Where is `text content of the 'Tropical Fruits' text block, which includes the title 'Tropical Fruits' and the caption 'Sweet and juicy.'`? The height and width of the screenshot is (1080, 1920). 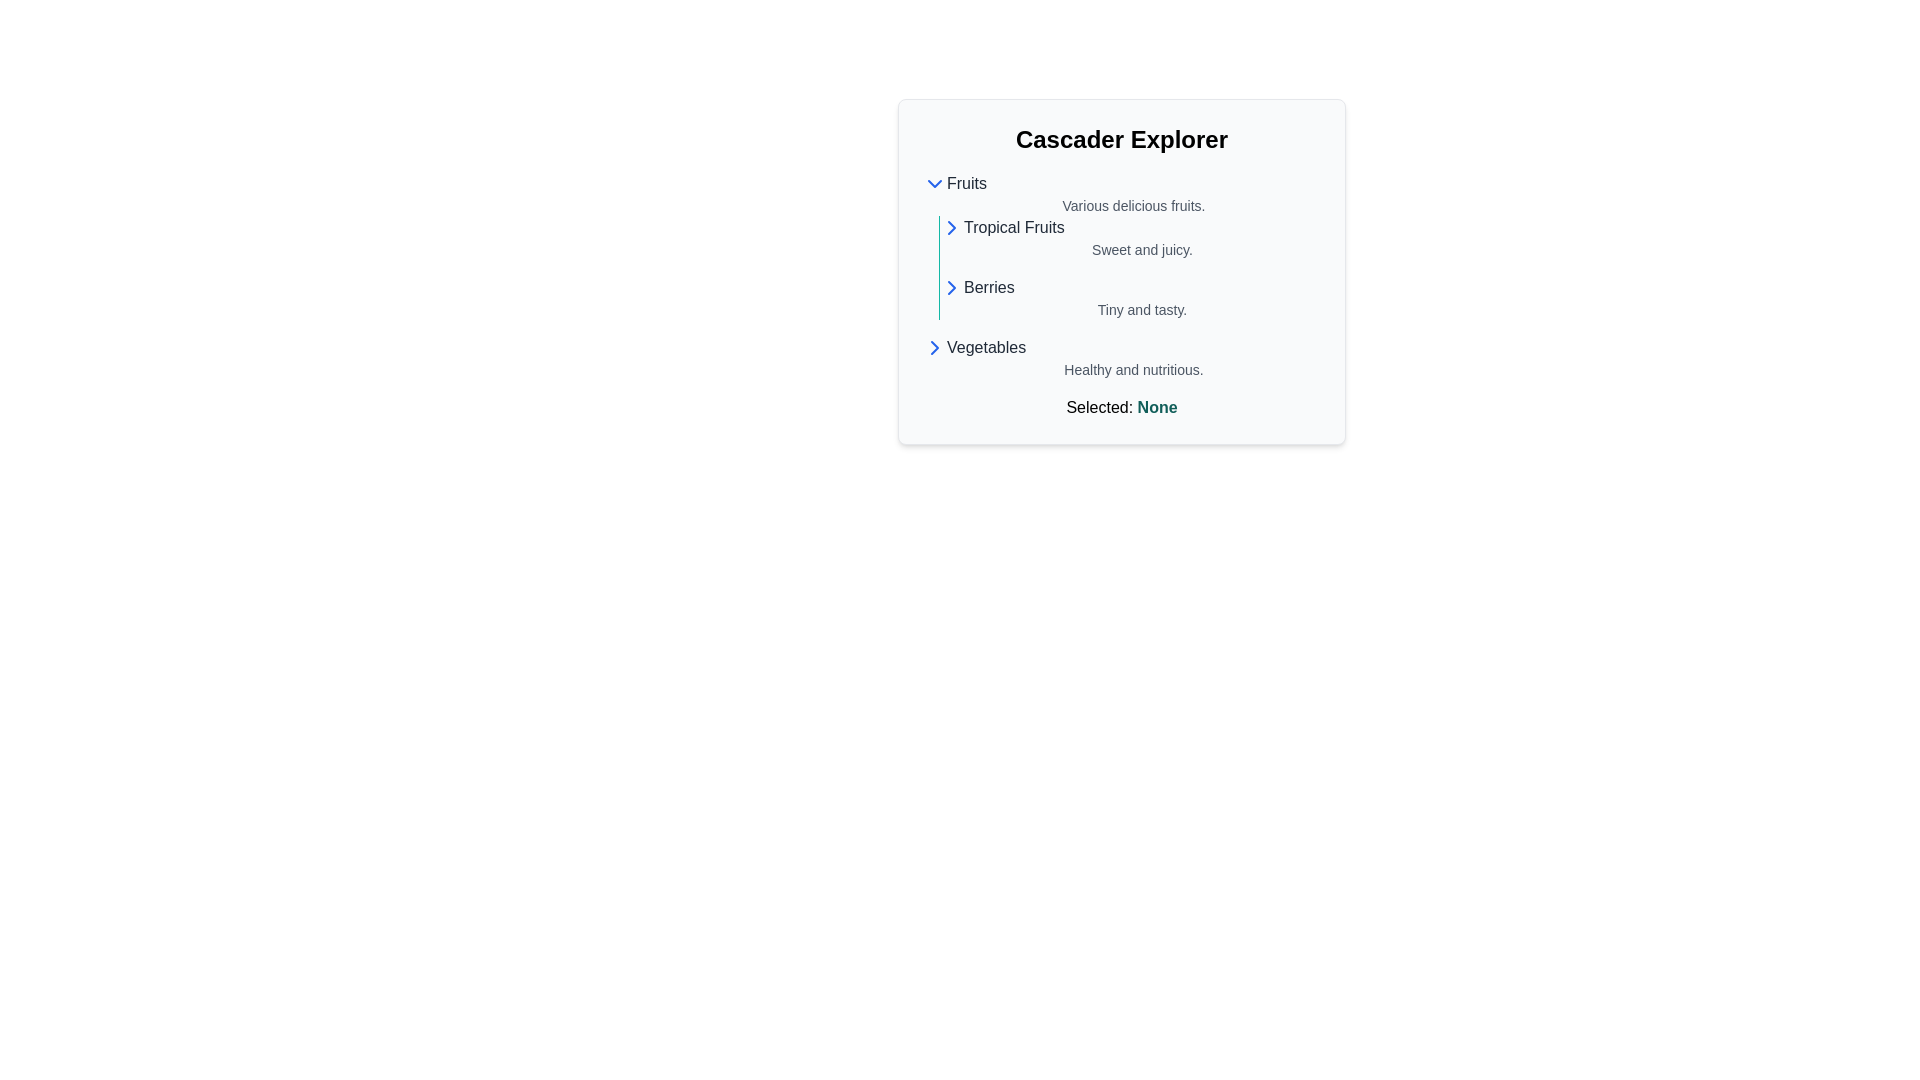 text content of the 'Tropical Fruits' text block, which includes the title 'Tropical Fruits' and the caption 'Sweet and juicy.' is located at coordinates (1130, 237).